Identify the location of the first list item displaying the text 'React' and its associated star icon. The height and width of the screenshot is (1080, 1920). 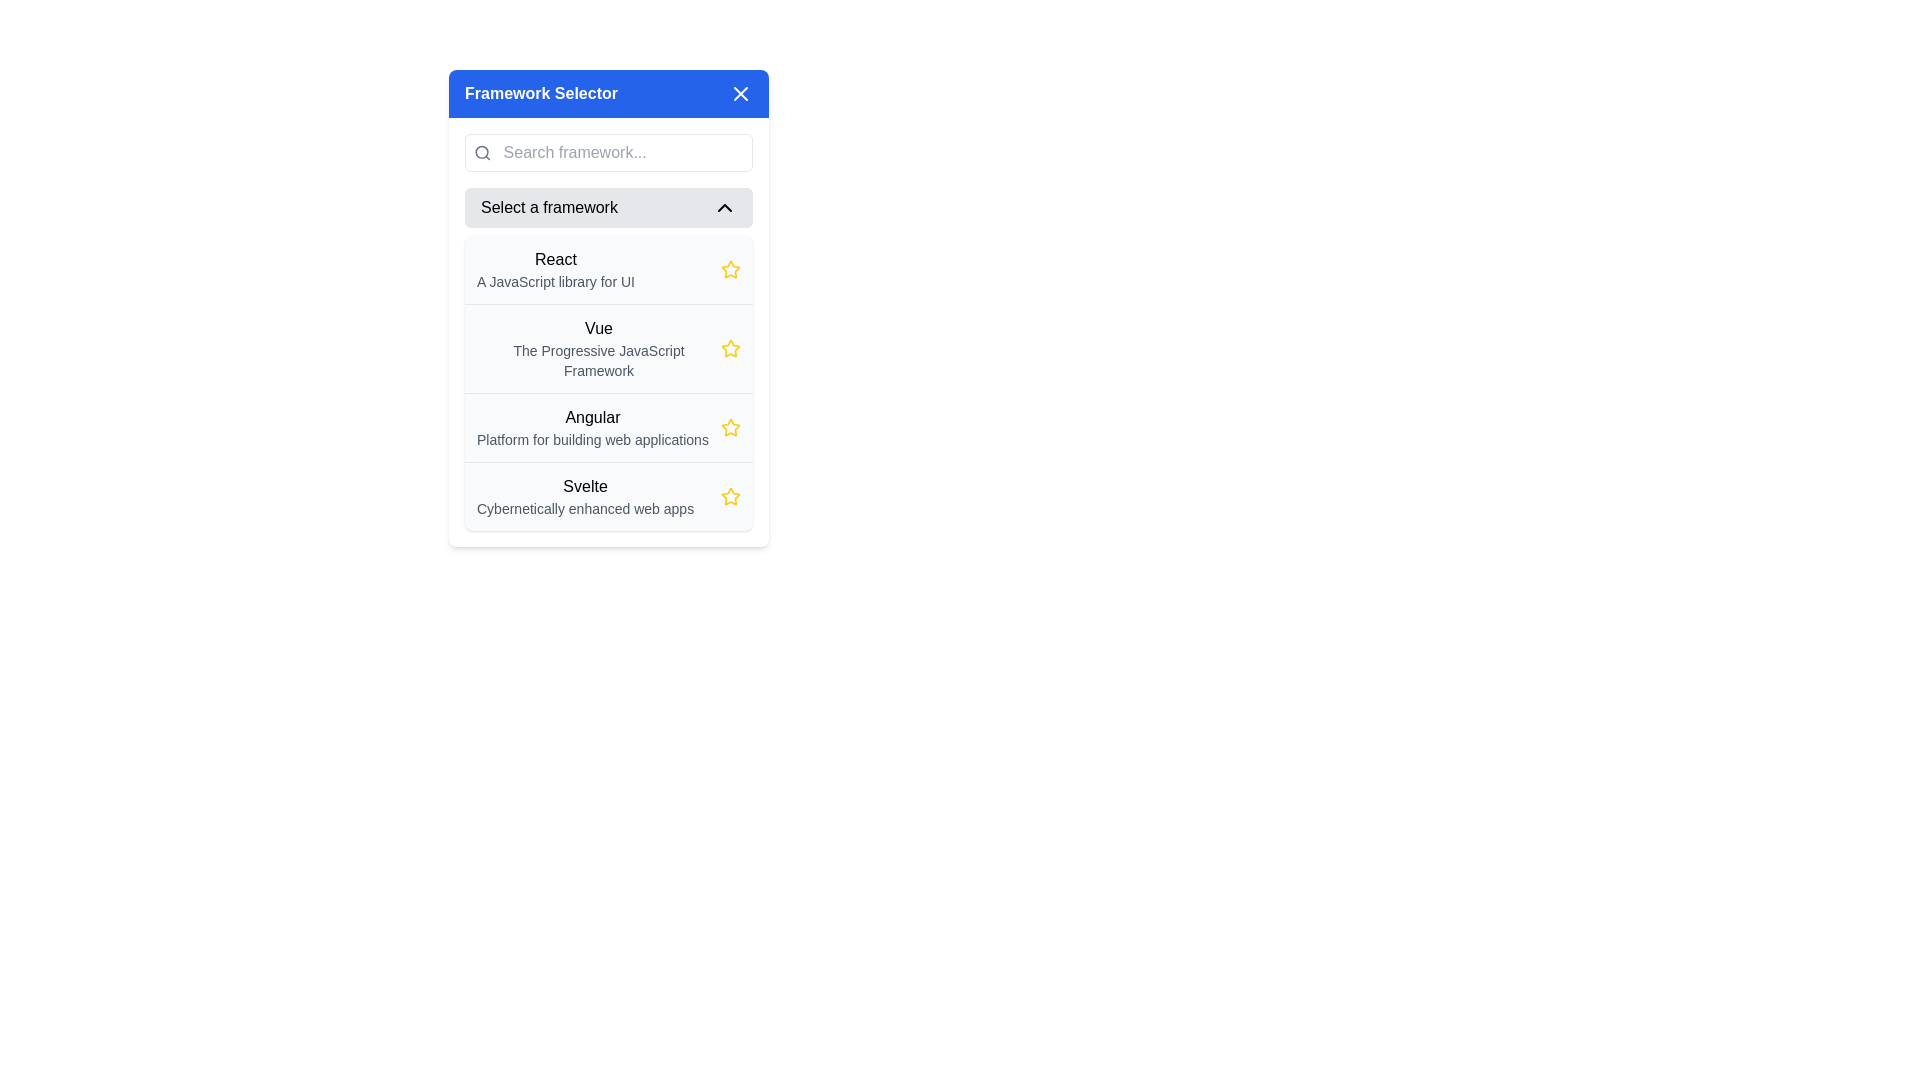
(608, 270).